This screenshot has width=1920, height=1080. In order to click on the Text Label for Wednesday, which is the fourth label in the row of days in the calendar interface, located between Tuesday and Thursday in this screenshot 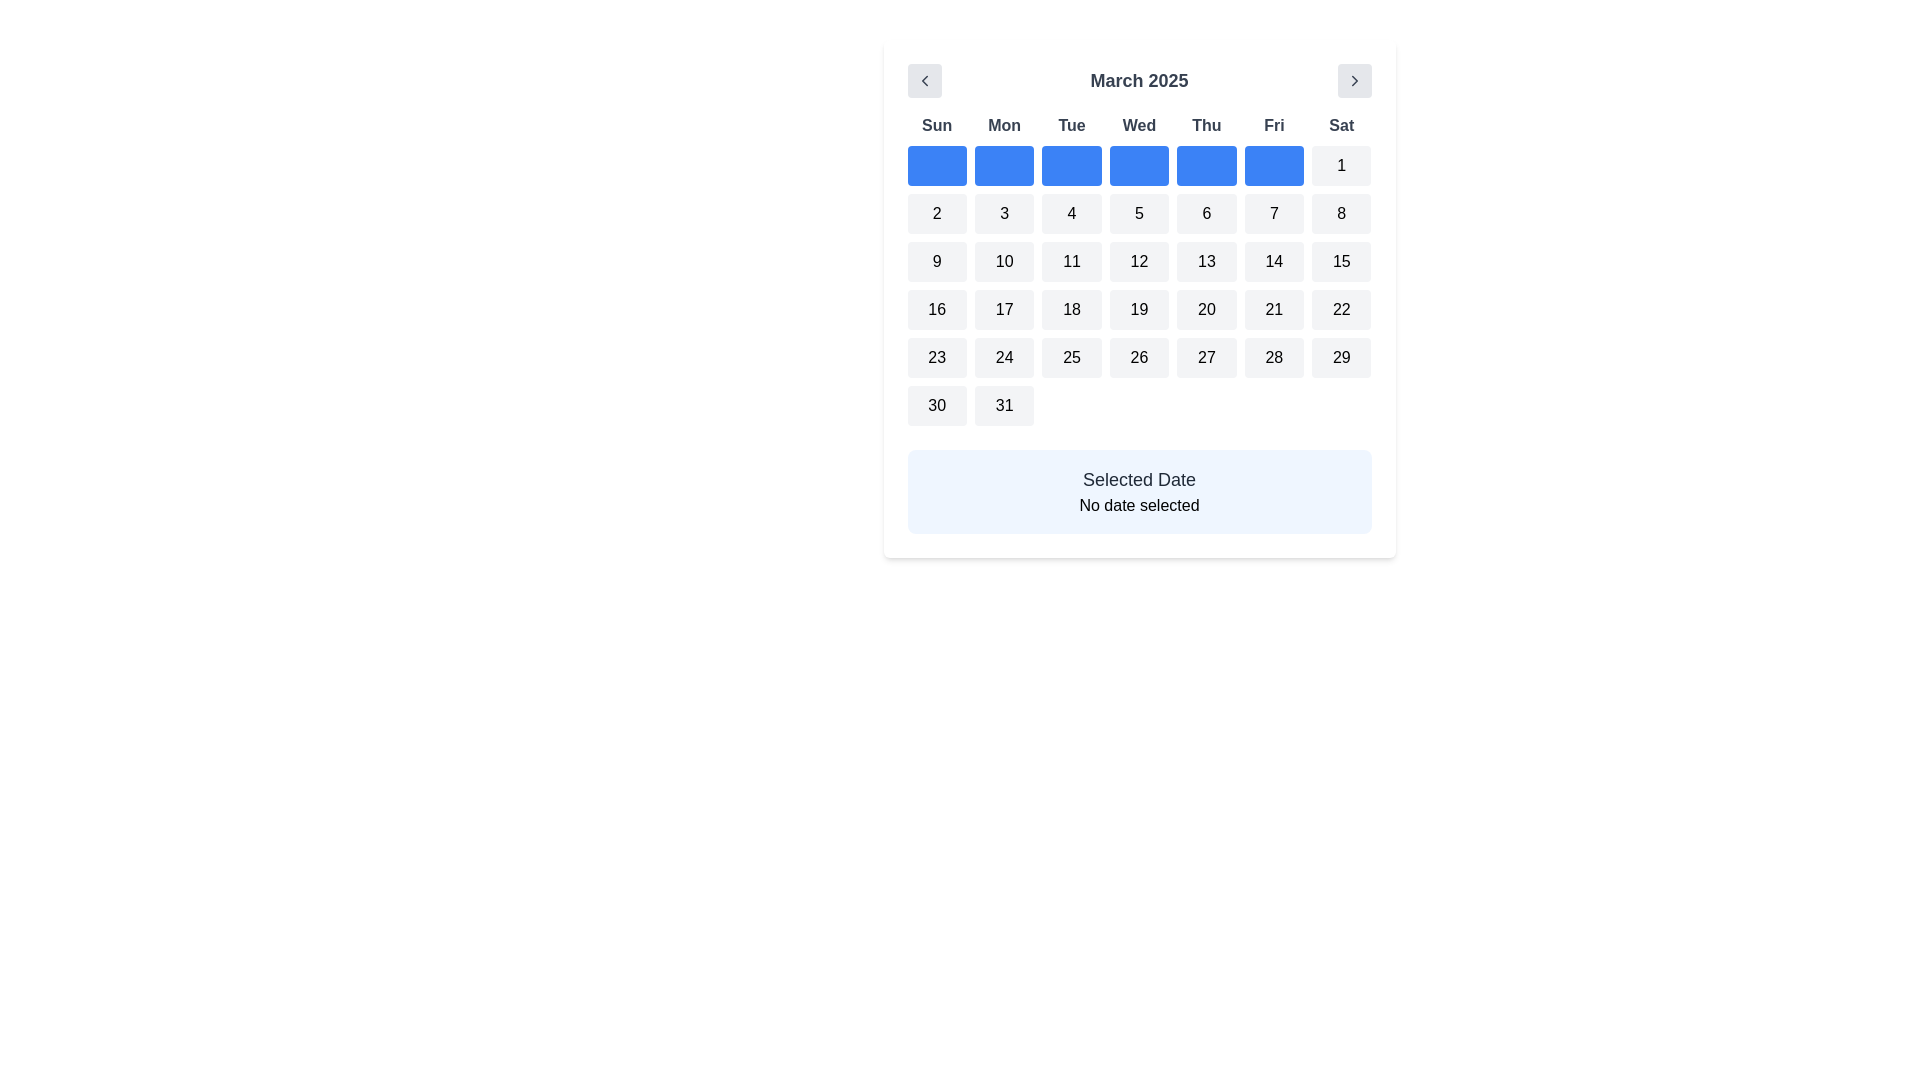, I will do `click(1139, 126)`.